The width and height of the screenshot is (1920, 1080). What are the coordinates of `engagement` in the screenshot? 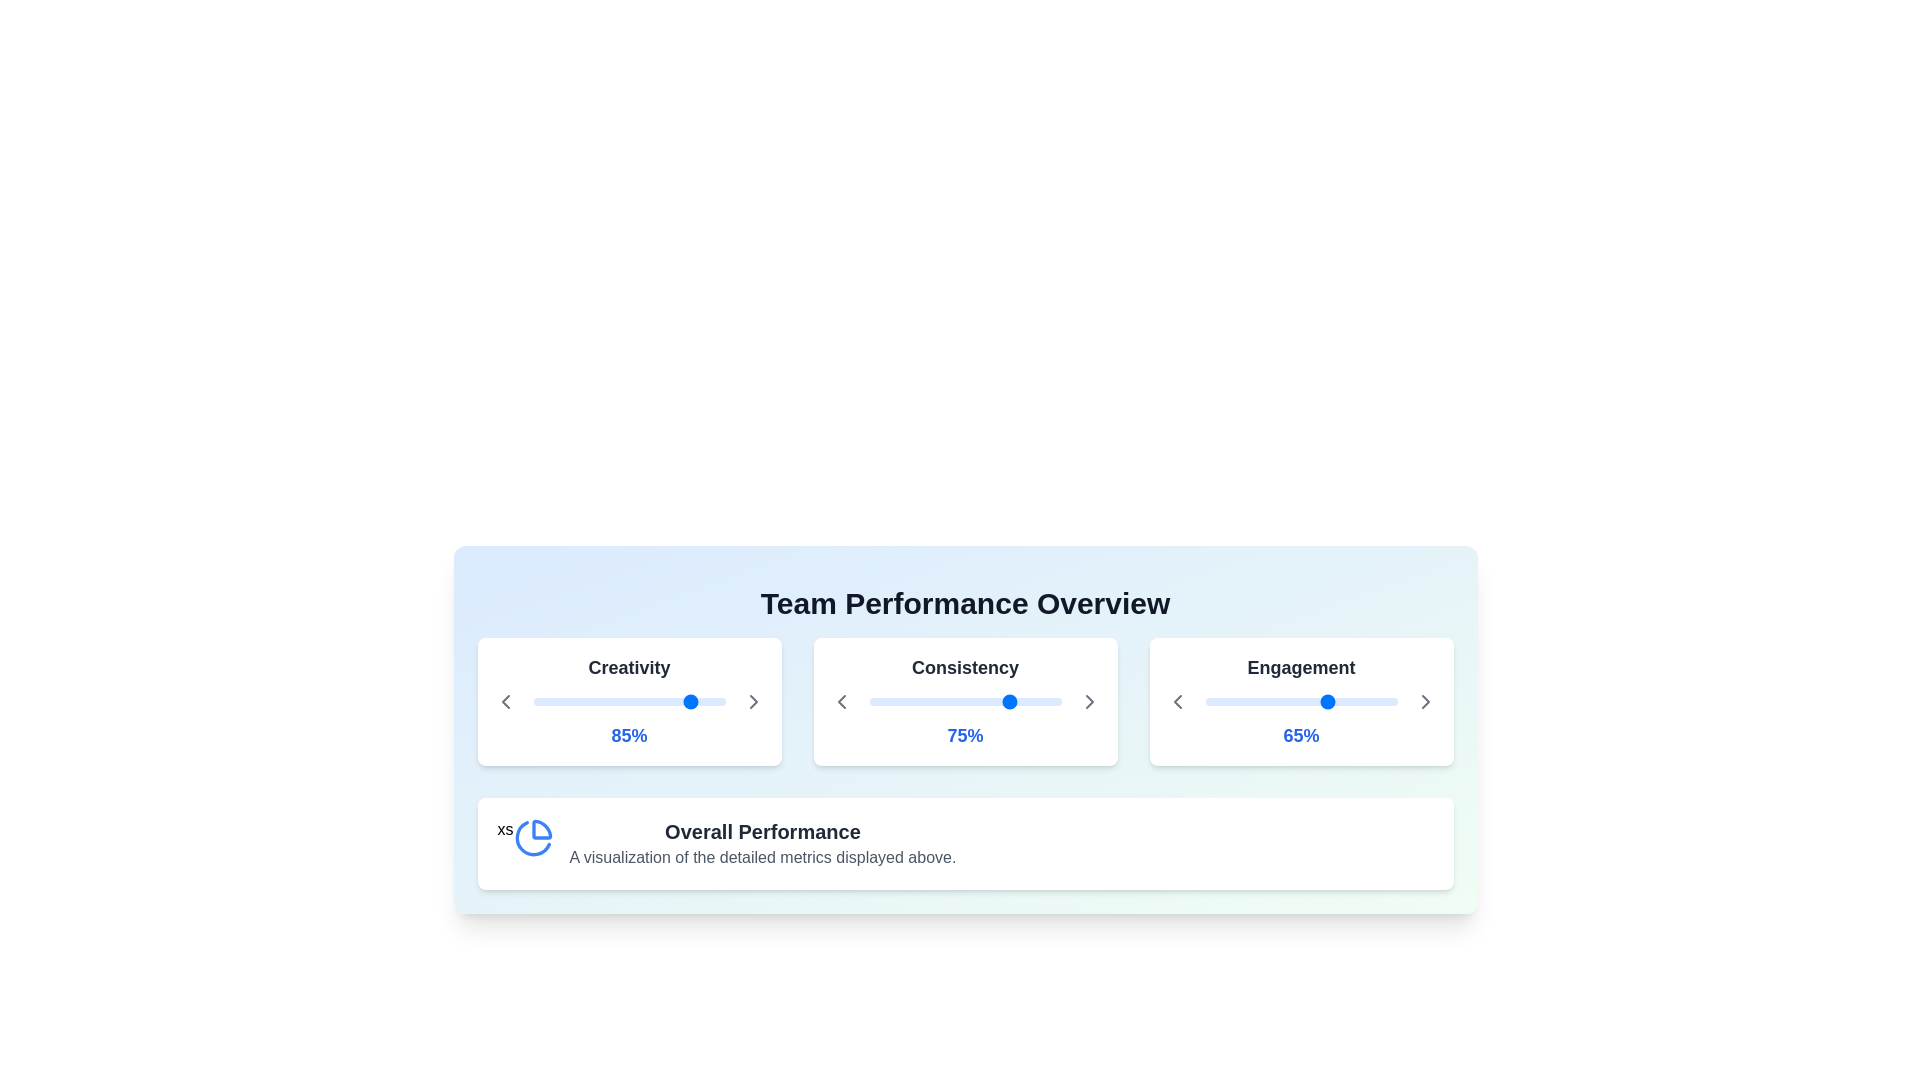 It's located at (1305, 701).